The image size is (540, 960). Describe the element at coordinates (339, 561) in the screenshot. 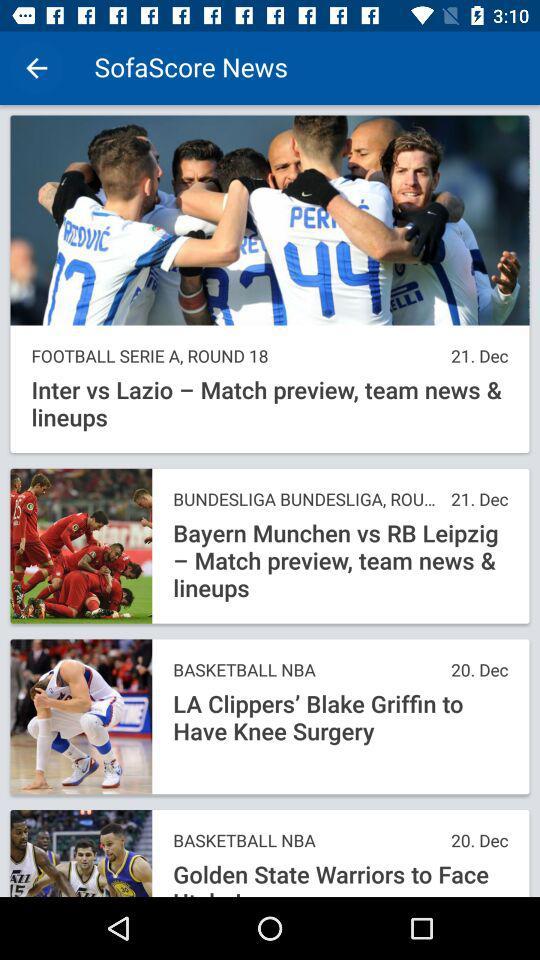

I see `the item below bundesliga bundesliga round item` at that location.